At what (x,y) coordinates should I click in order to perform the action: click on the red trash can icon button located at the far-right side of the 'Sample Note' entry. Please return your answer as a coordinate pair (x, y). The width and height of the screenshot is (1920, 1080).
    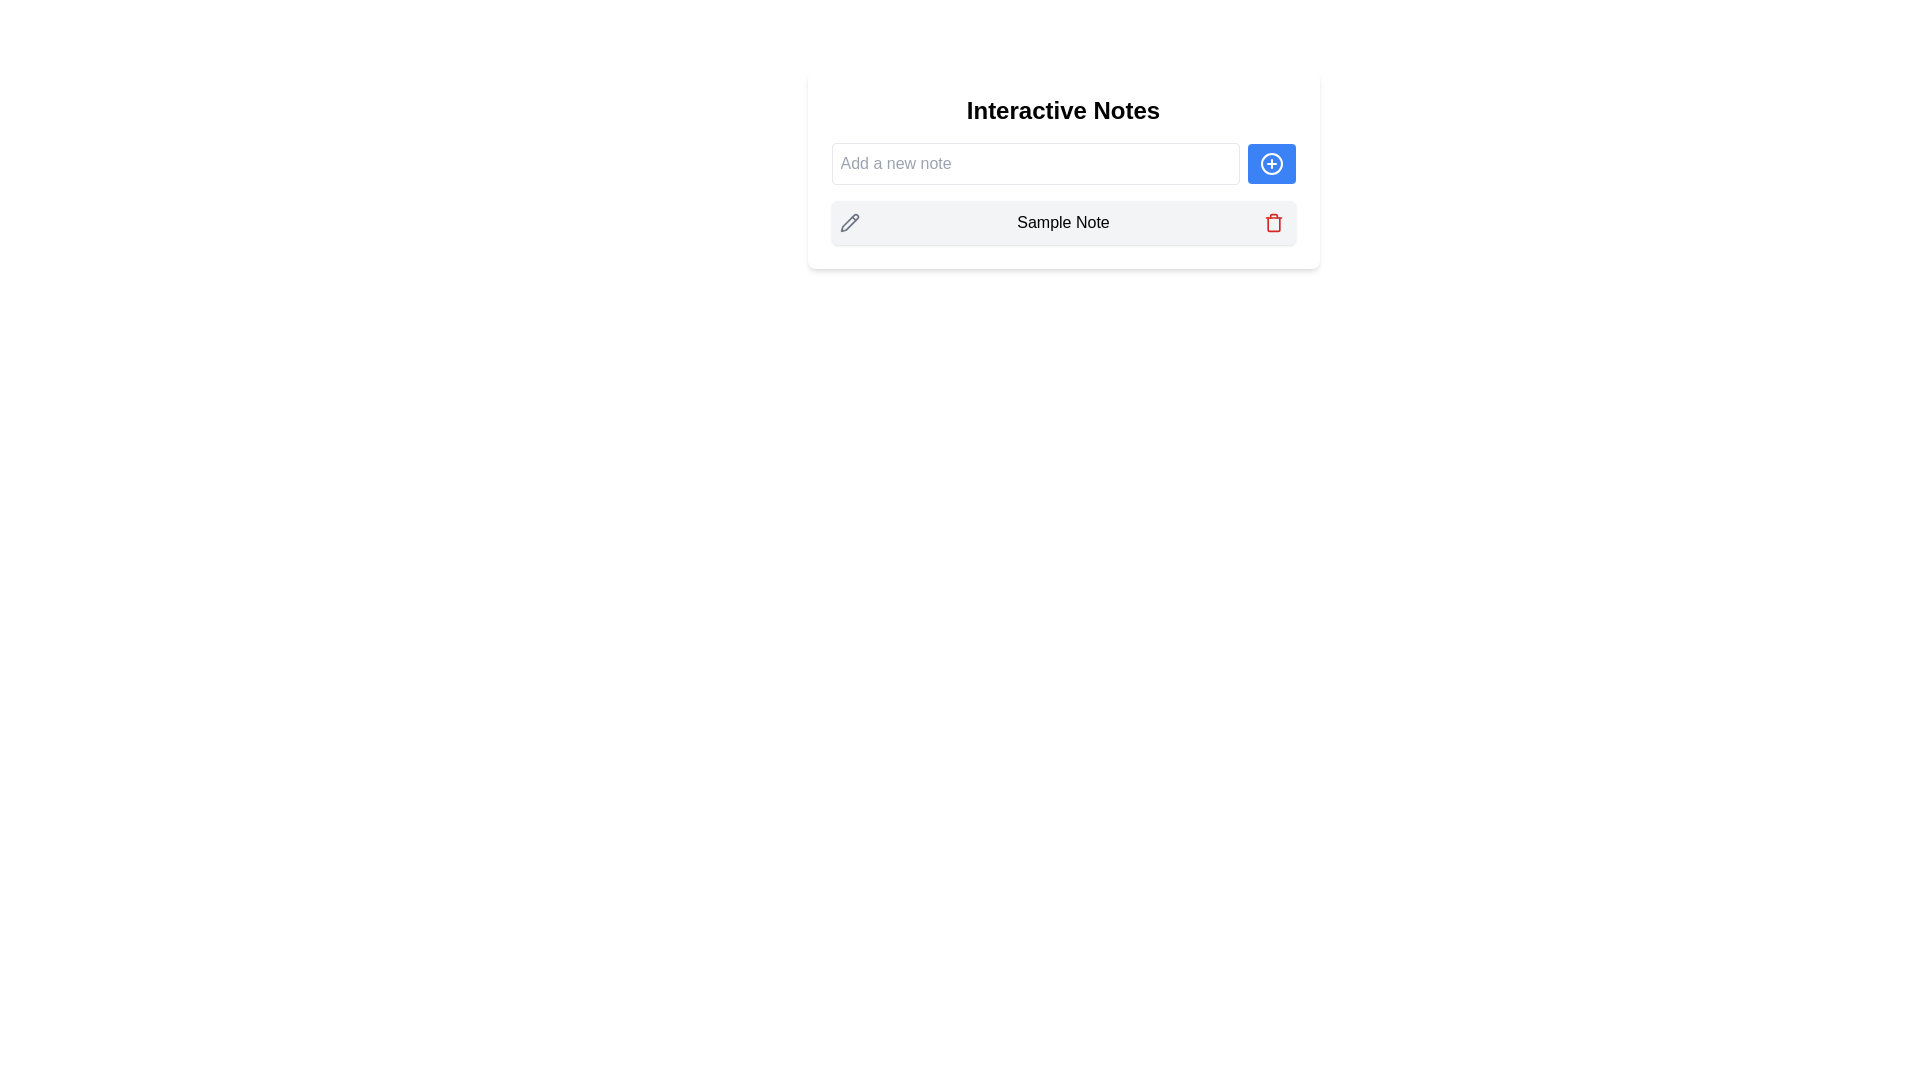
    Looking at the image, I should click on (1272, 223).